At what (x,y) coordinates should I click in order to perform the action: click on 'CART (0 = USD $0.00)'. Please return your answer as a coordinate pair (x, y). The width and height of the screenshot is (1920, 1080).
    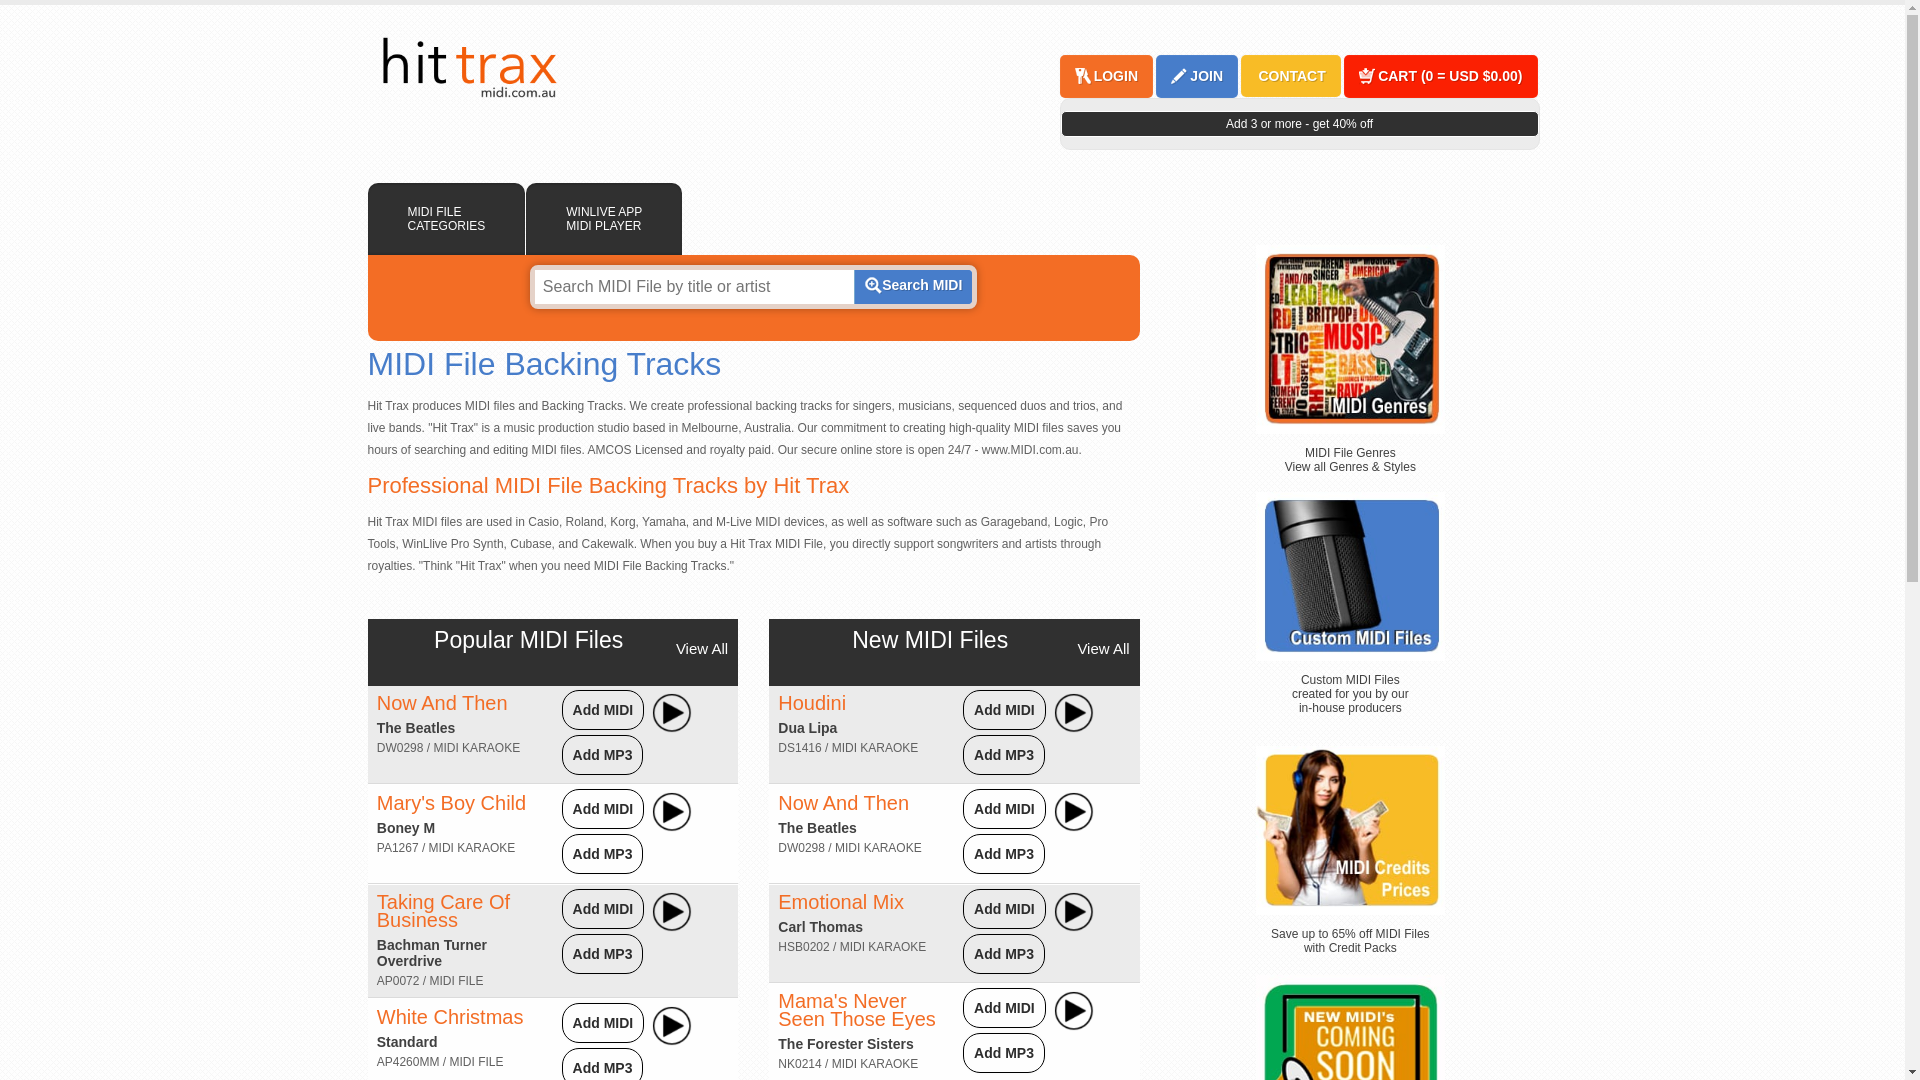
    Looking at the image, I should click on (1449, 75).